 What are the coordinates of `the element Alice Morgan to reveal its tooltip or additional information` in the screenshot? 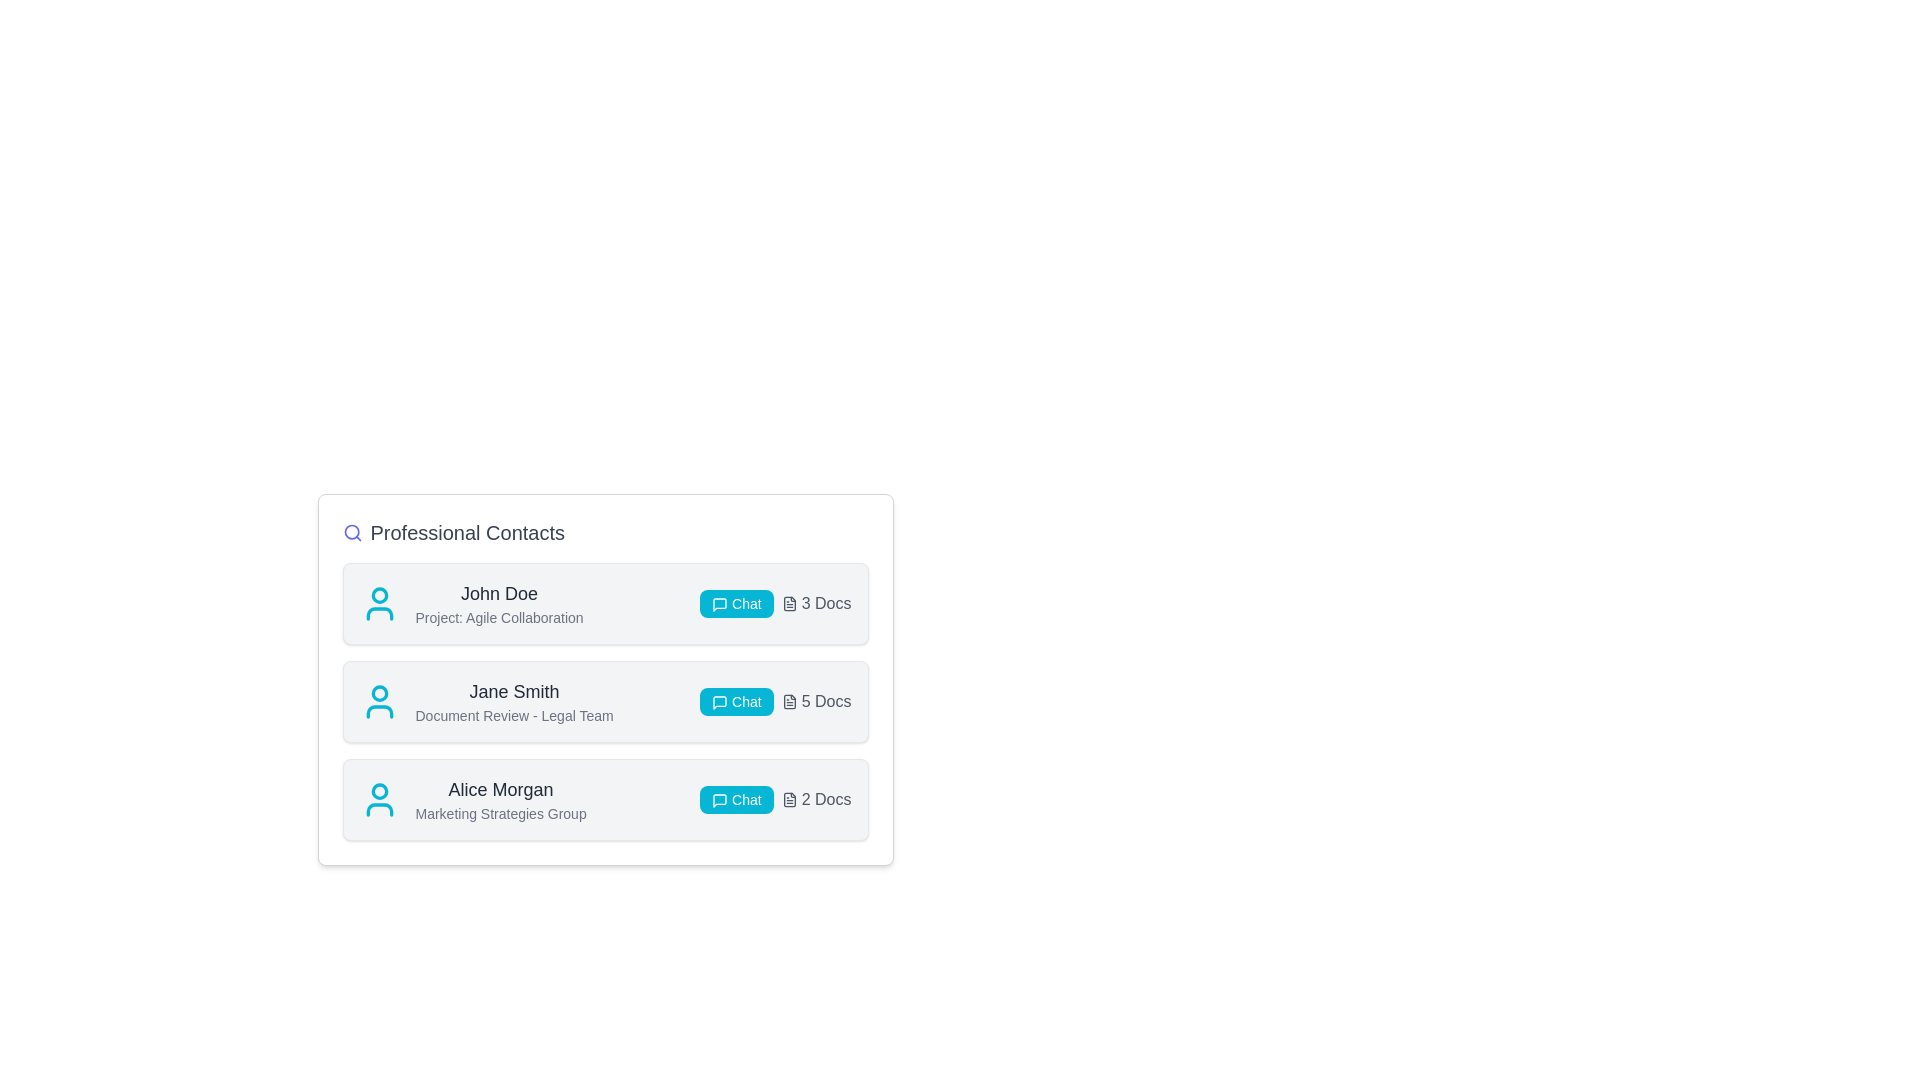 It's located at (501, 789).